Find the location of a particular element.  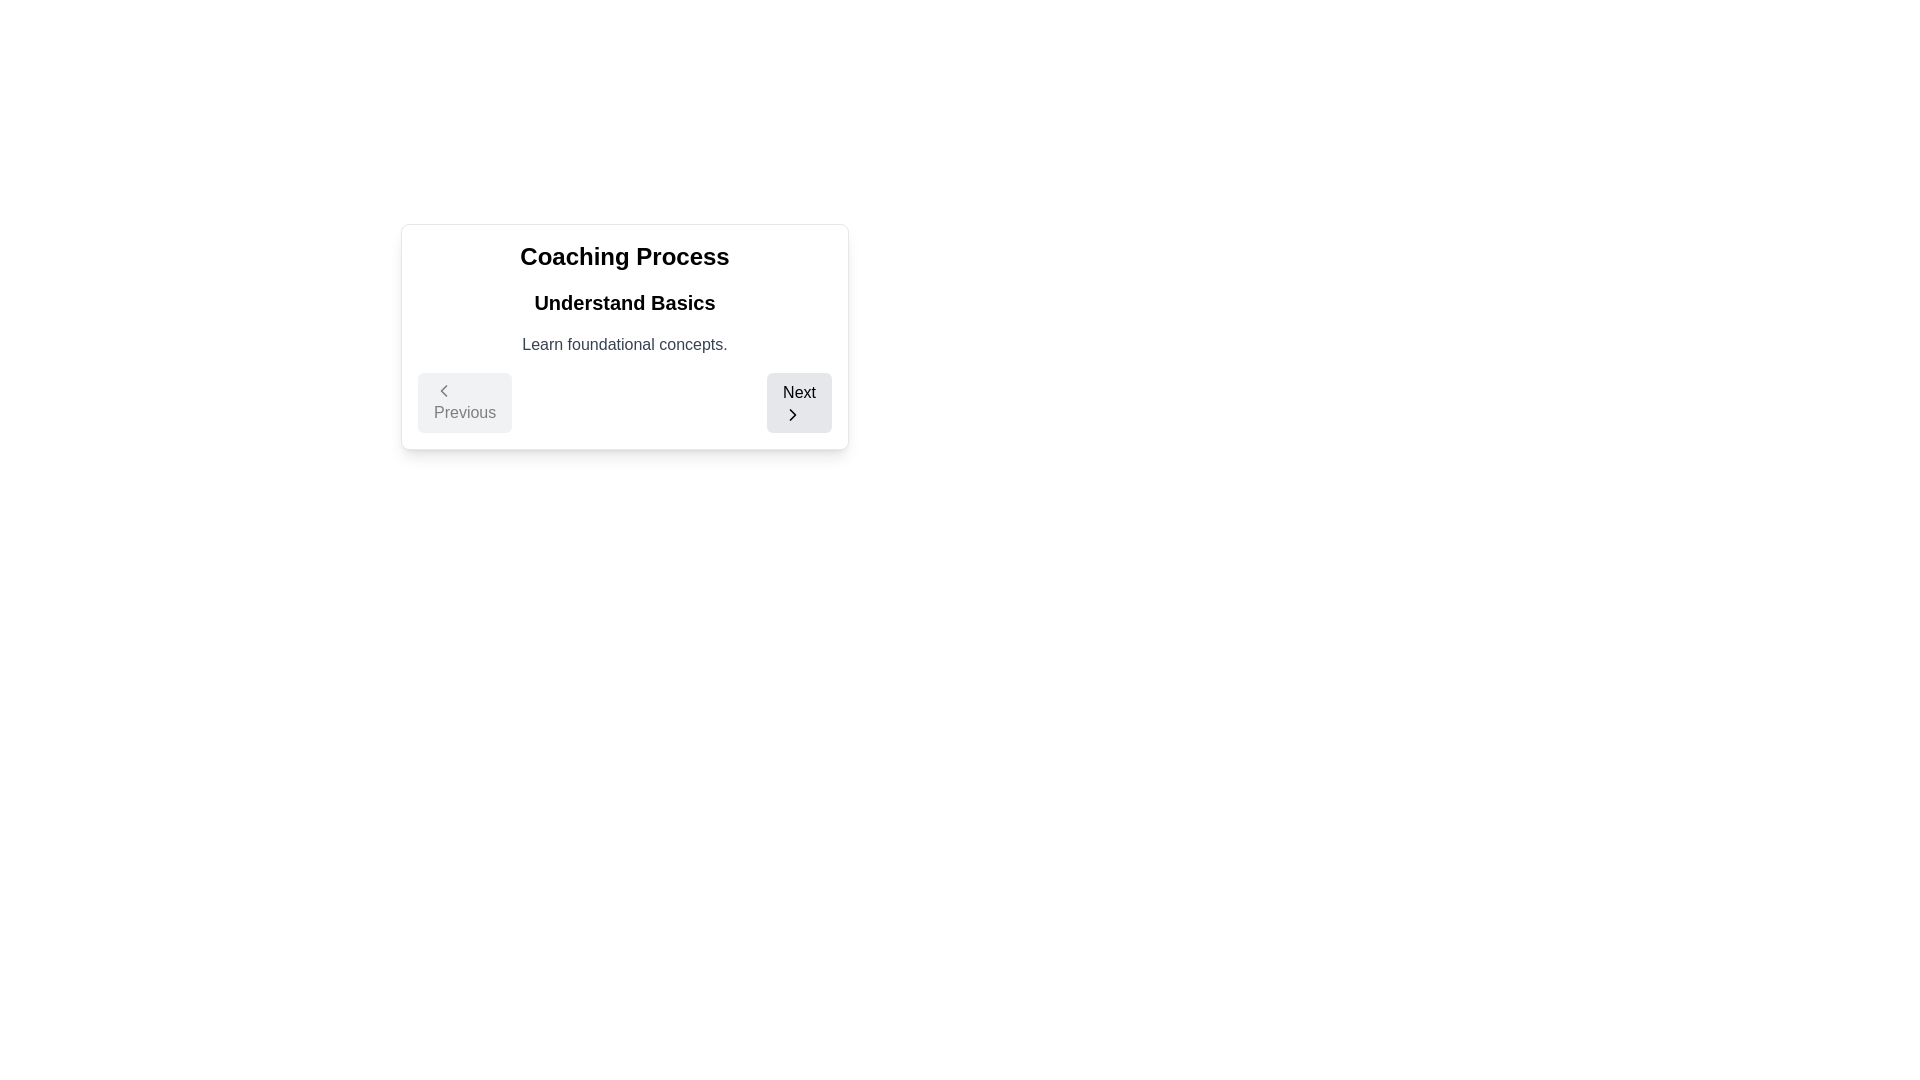

the right-facing chevron icon is located at coordinates (792, 414).